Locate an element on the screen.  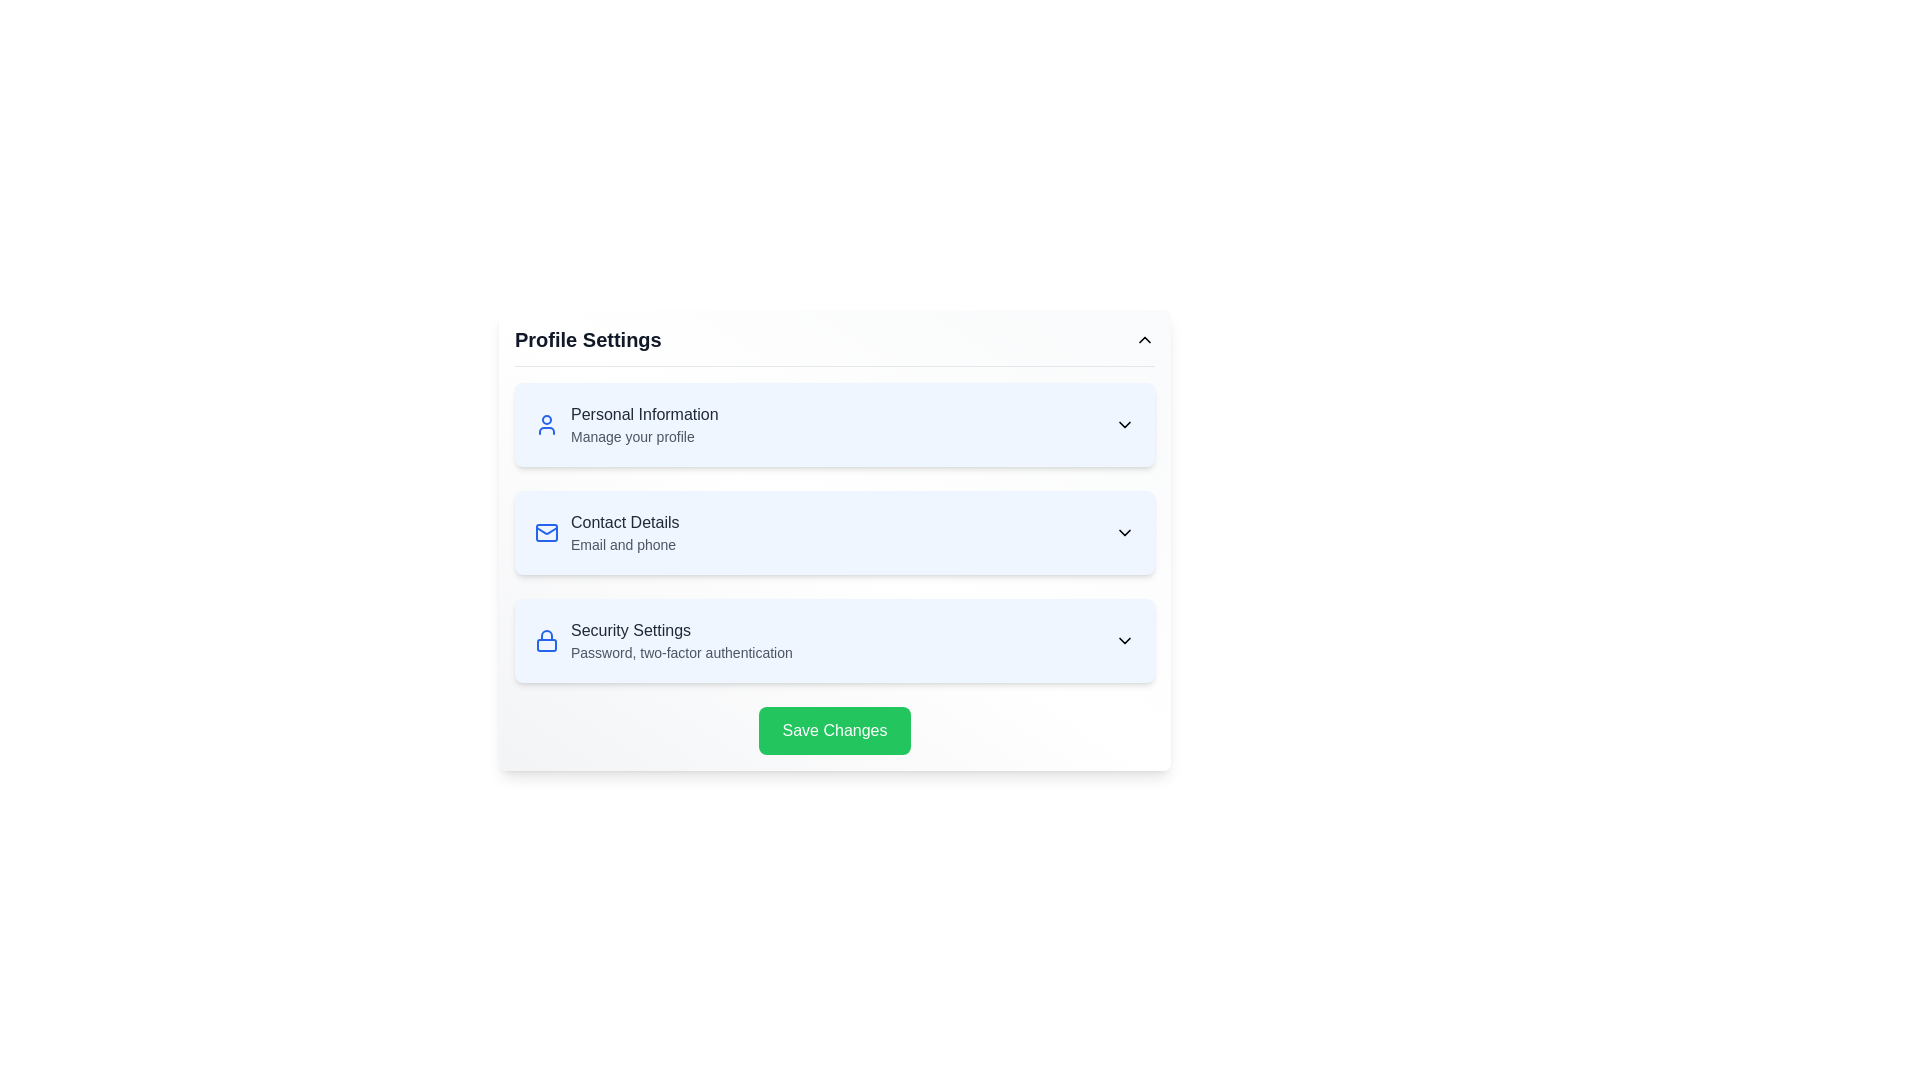
the icon located at the right edge of the 'Personal Information' section header to indicate its interactive functionality is located at coordinates (1124, 423).